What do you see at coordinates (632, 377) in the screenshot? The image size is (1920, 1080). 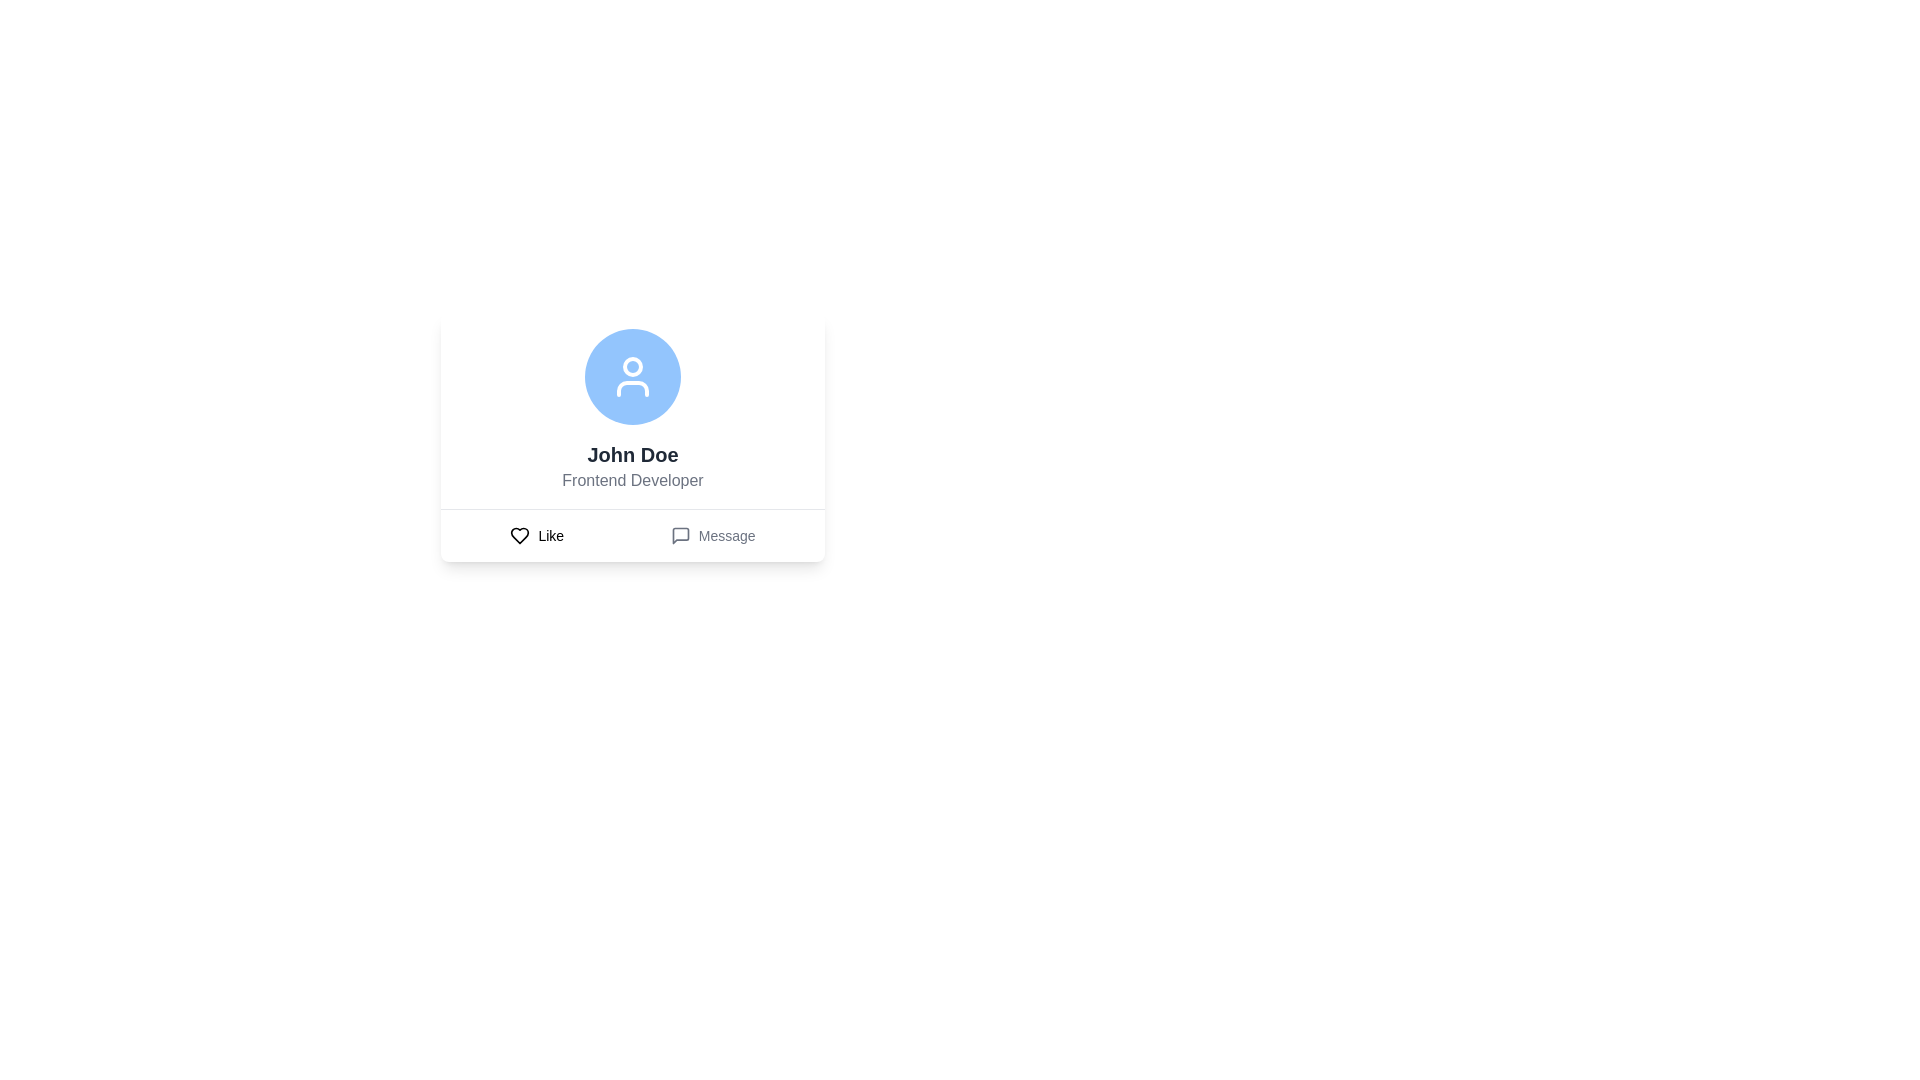 I see `the circular icon with a blue background and a white user icon at its center, which is centrally aligned at the top section of the card above the 'John Doe' title` at bounding box center [632, 377].